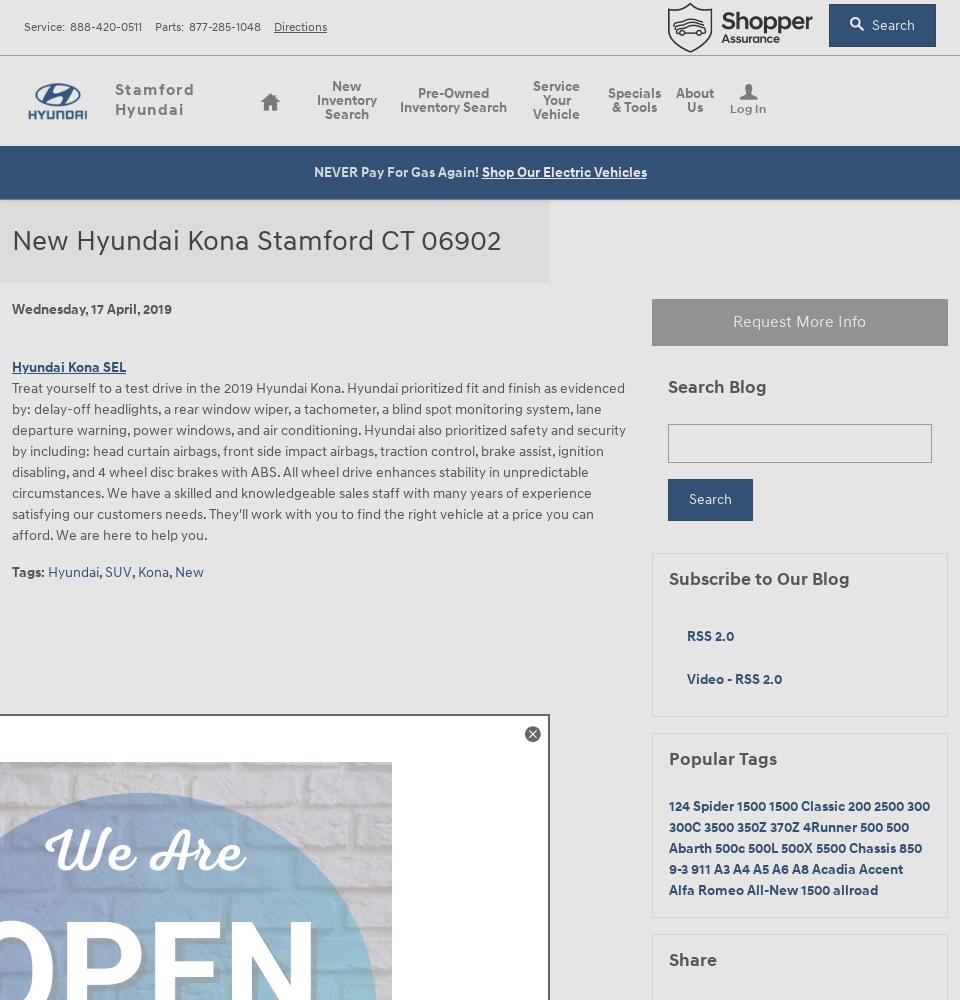 The image size is (960, 1000). What do you see at coordinates (860, 805) in the screenshot?
I see `'200'` at bounding box center [860, 805].